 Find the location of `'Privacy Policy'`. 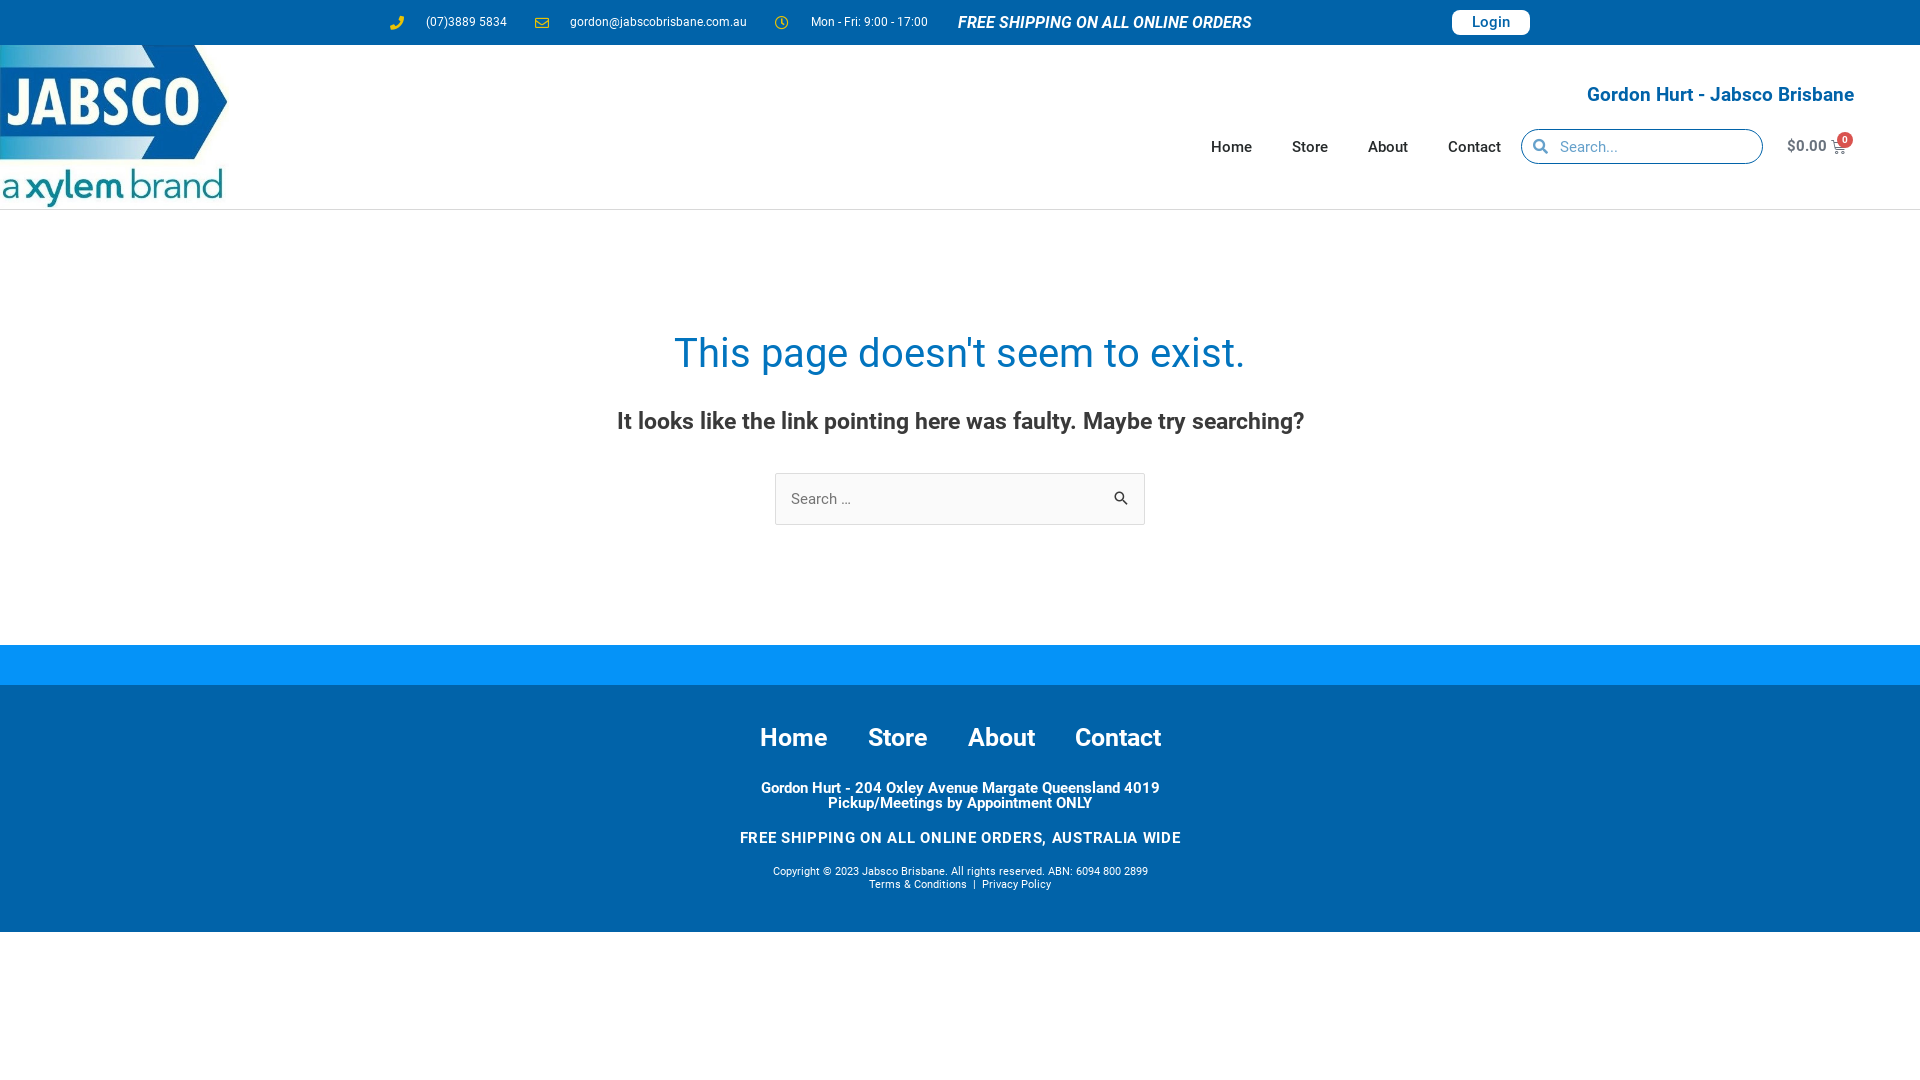

'Privacy Policy' is located at coordinates (982, 883).